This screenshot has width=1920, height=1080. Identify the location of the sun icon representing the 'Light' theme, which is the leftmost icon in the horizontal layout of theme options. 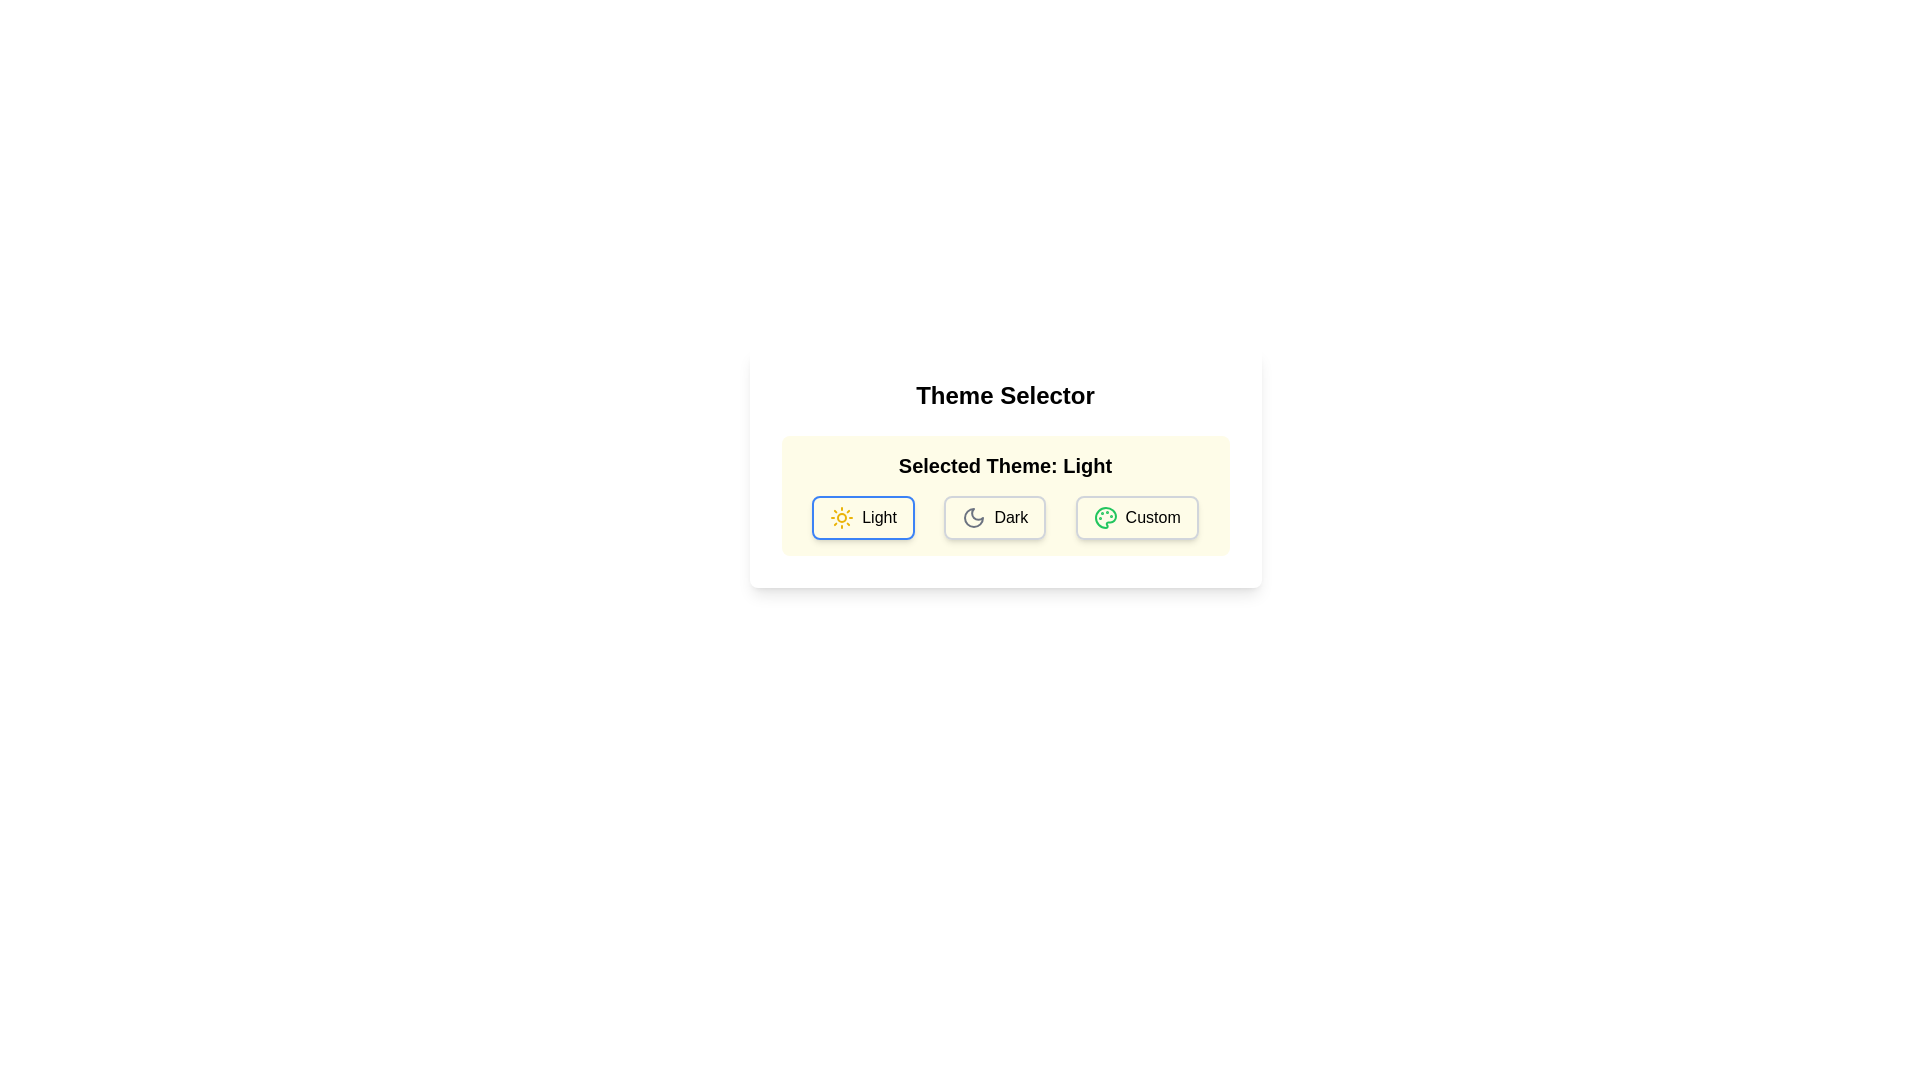
(842, 516).